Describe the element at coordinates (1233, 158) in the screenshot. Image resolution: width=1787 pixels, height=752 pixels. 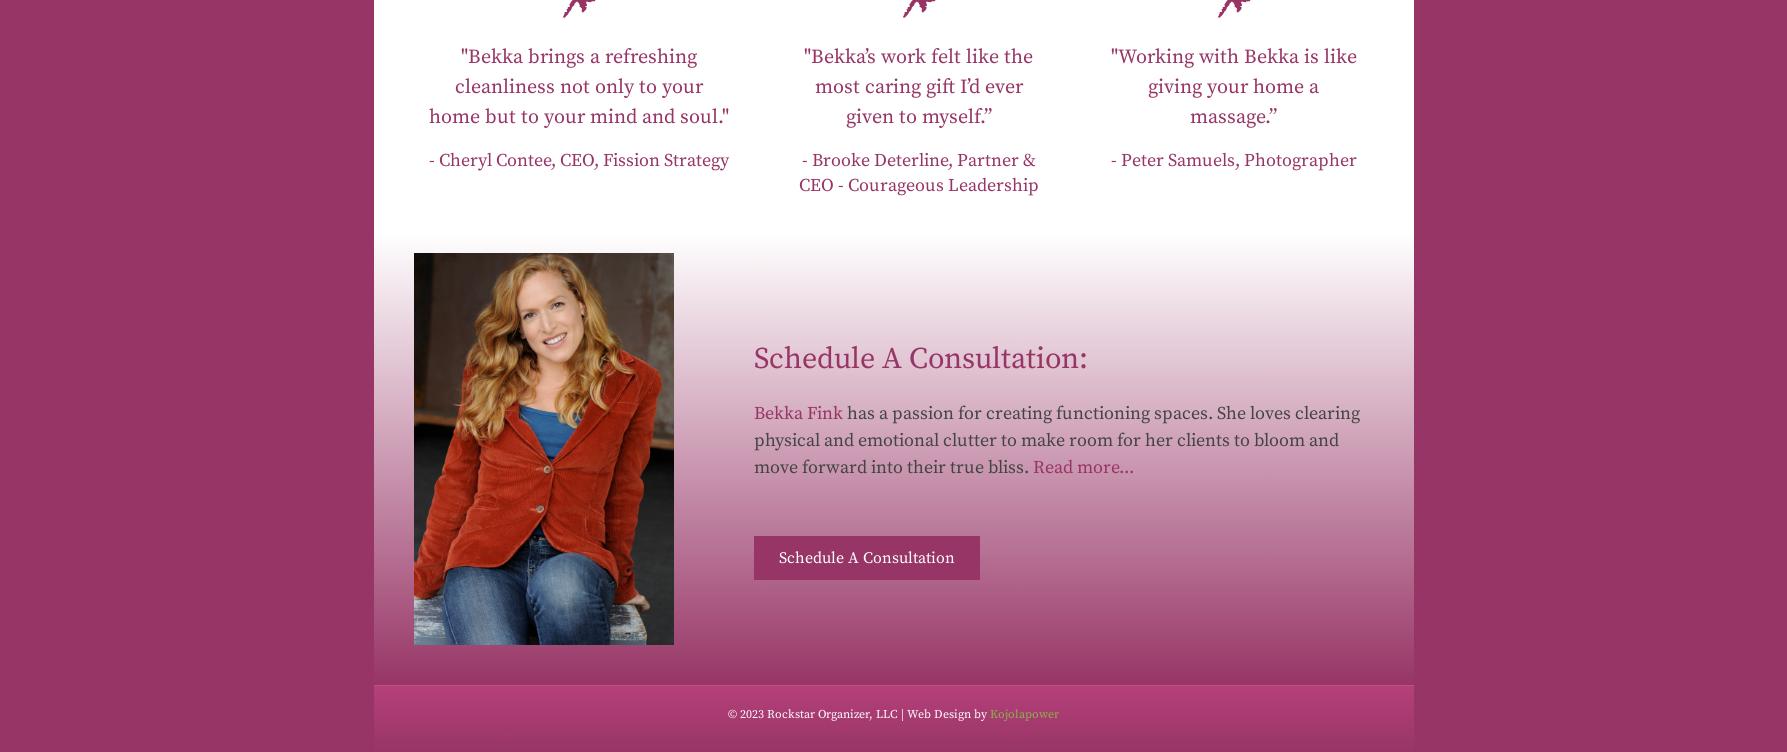
I see `'- Peter Samuels, Photographer'` at that location.